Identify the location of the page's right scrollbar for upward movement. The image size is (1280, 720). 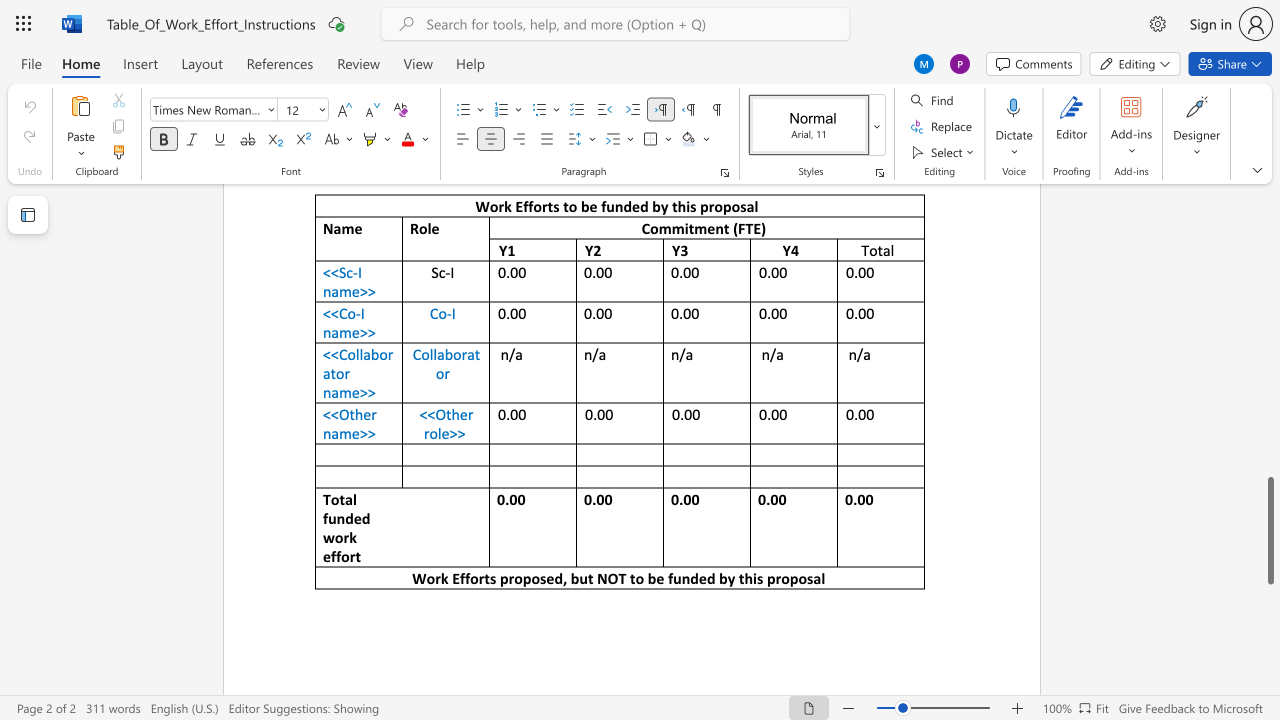
(1269, 428).